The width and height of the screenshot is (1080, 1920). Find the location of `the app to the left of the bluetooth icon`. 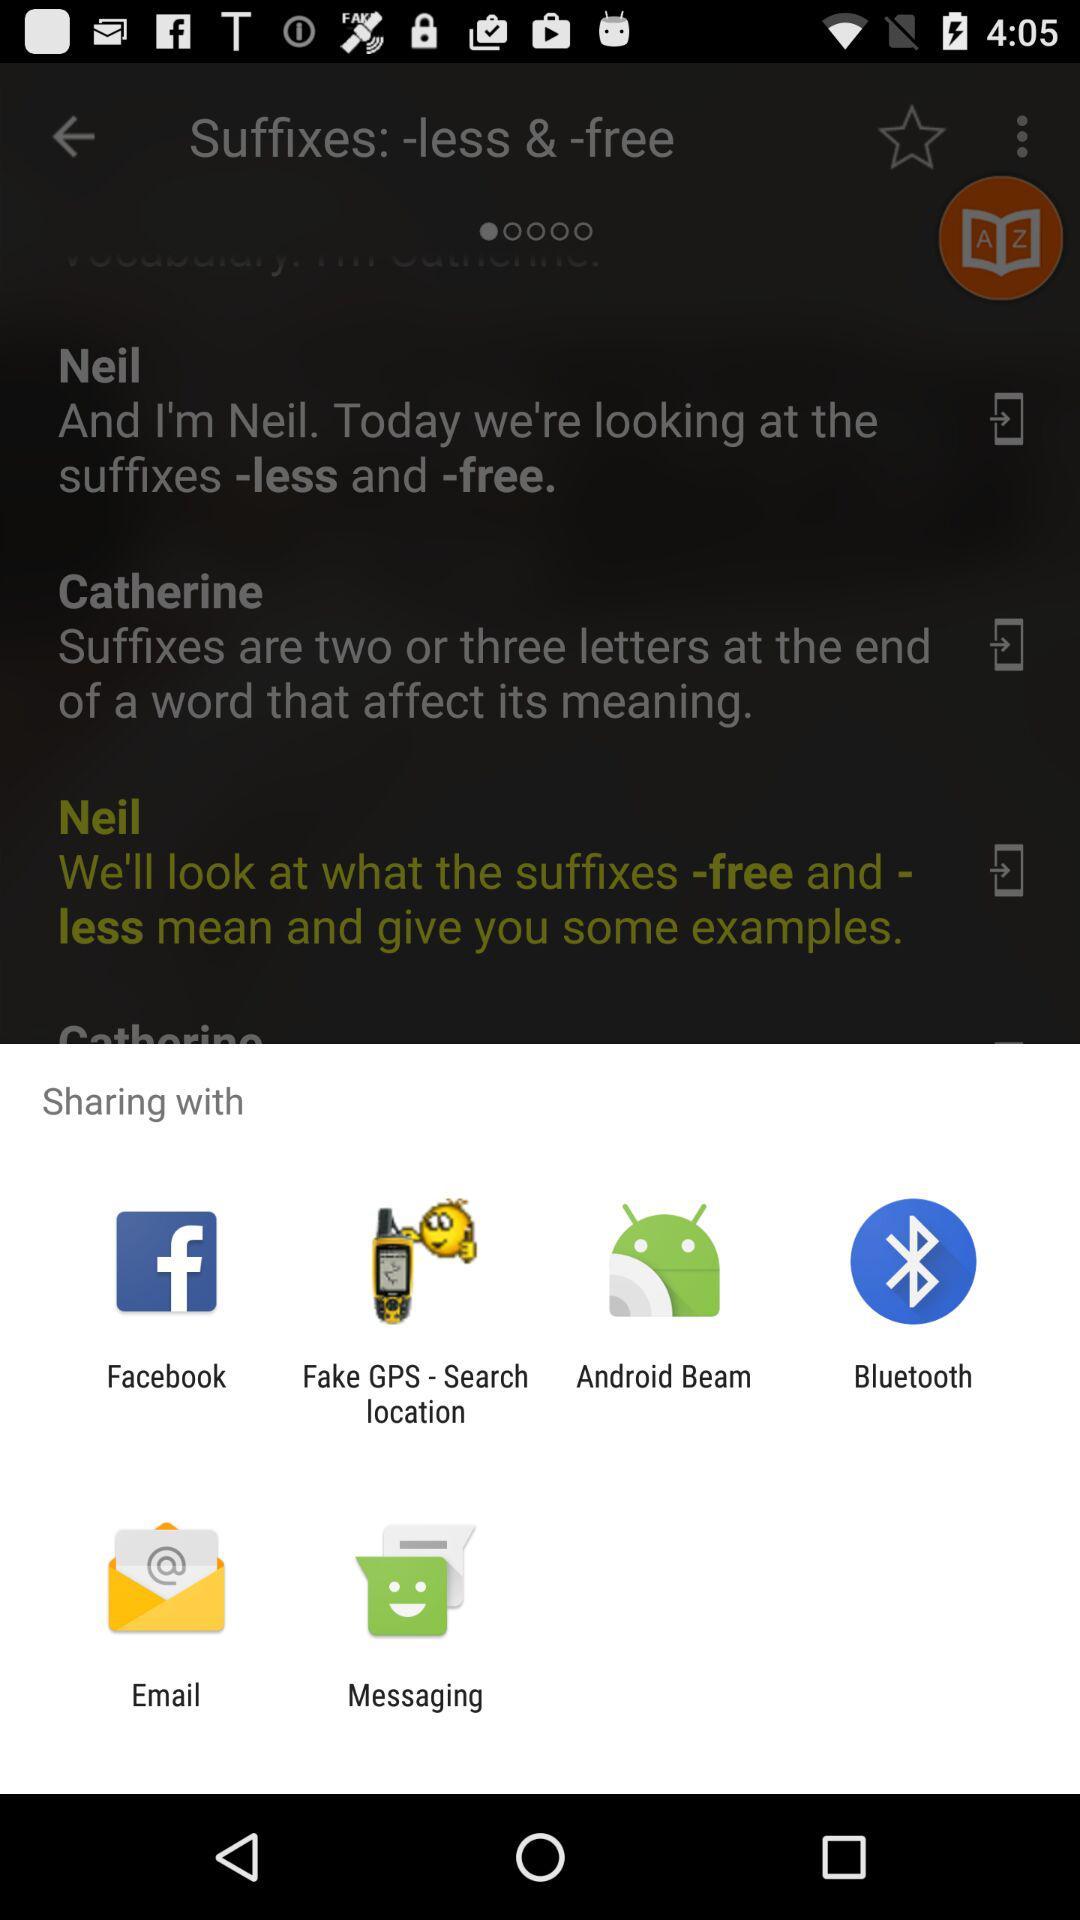

the app to the left of the bluetooth icon is located at coordinates (664, 1392).